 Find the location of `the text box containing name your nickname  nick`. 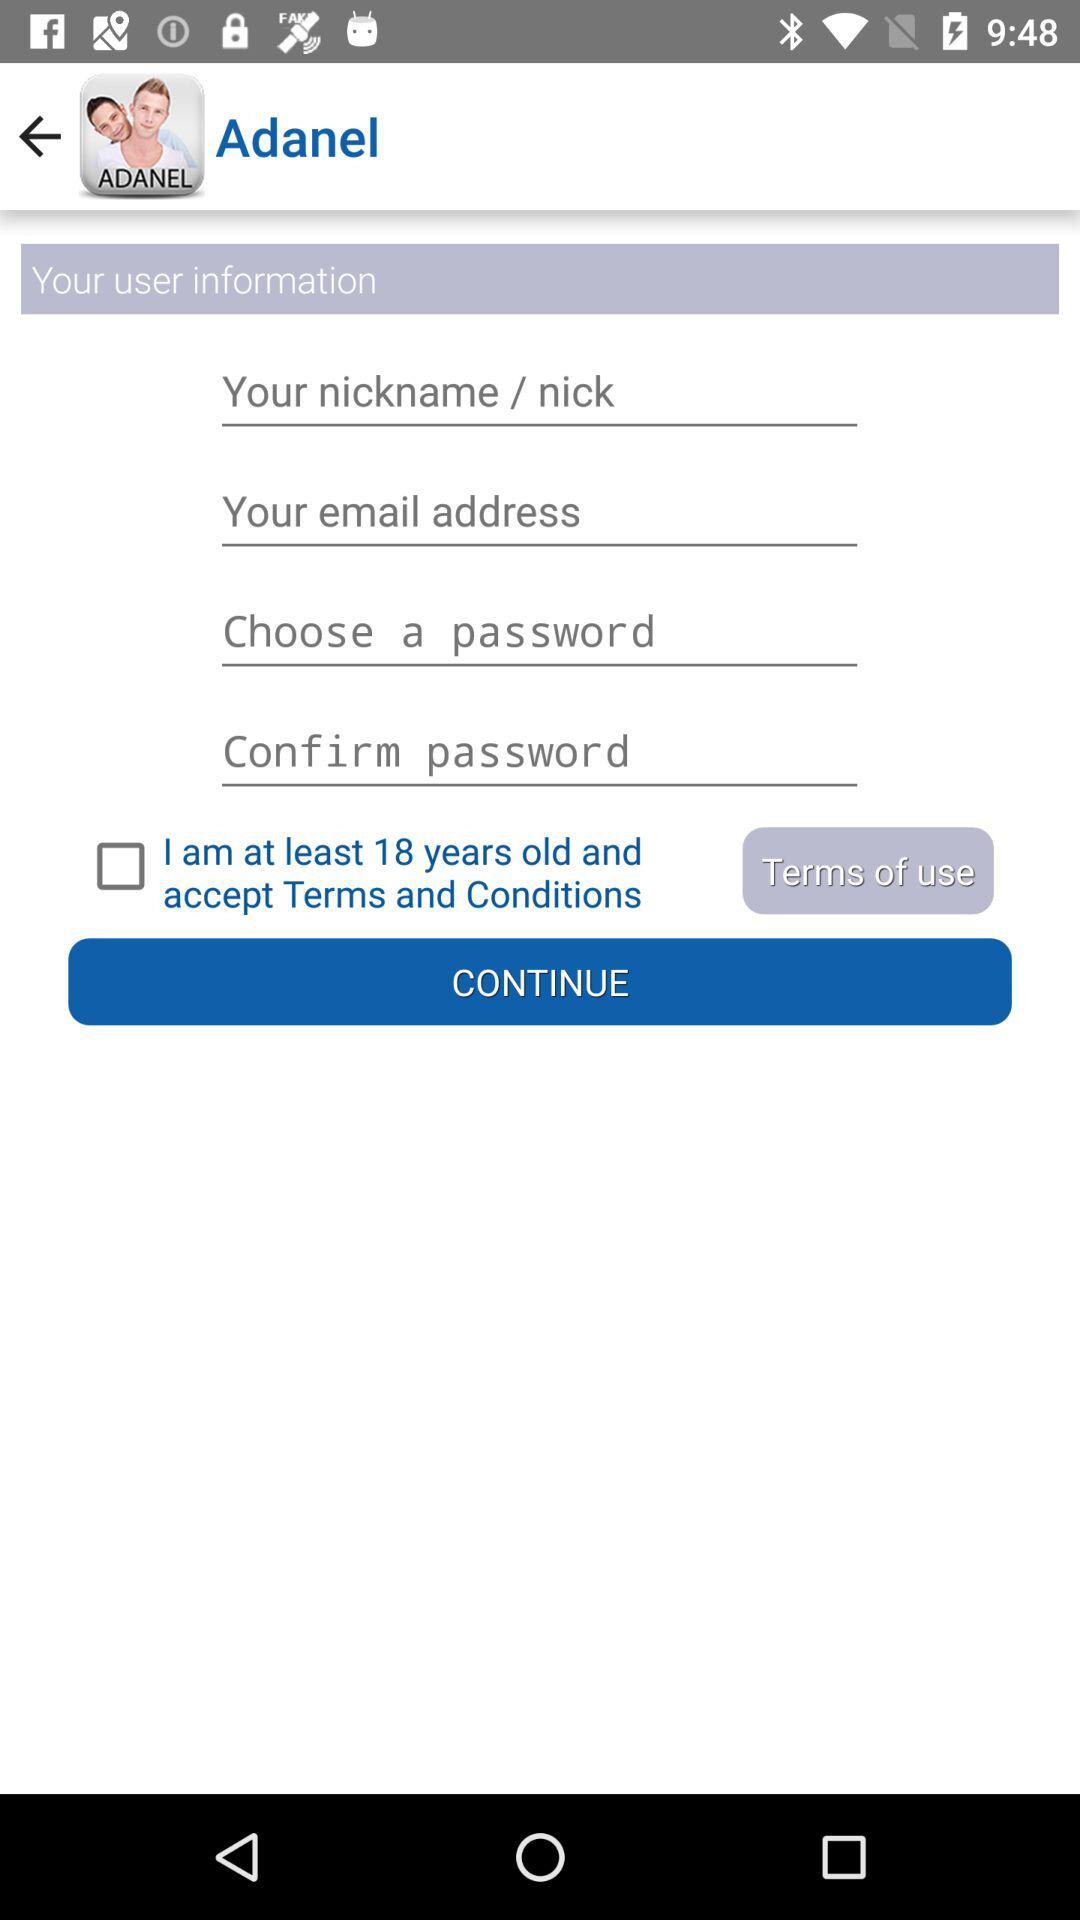

the text box containing name your nickname  nick is located at coordinates (540, 390).